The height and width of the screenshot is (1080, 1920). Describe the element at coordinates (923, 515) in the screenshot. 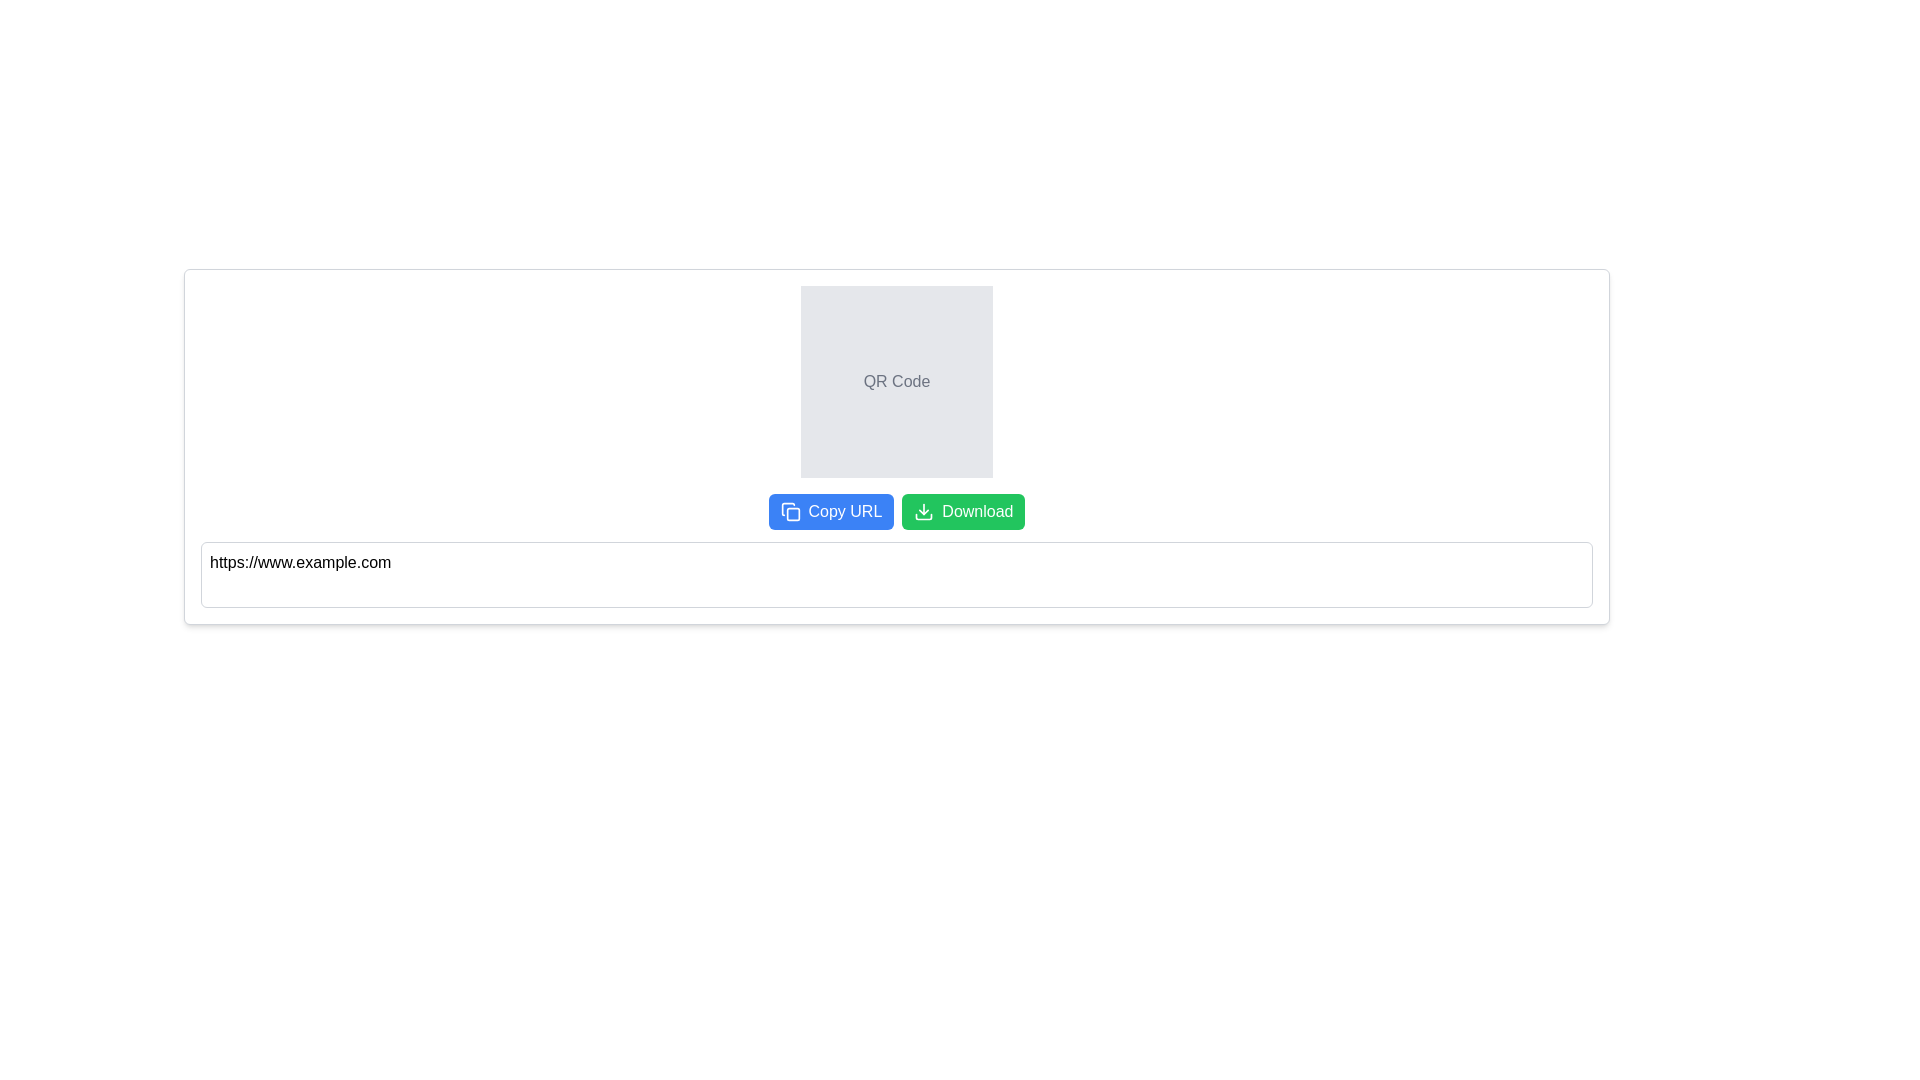

I see `the appearance of the download icon component located to the left of the 'Download' button at the lower right side of the interface` at that location.